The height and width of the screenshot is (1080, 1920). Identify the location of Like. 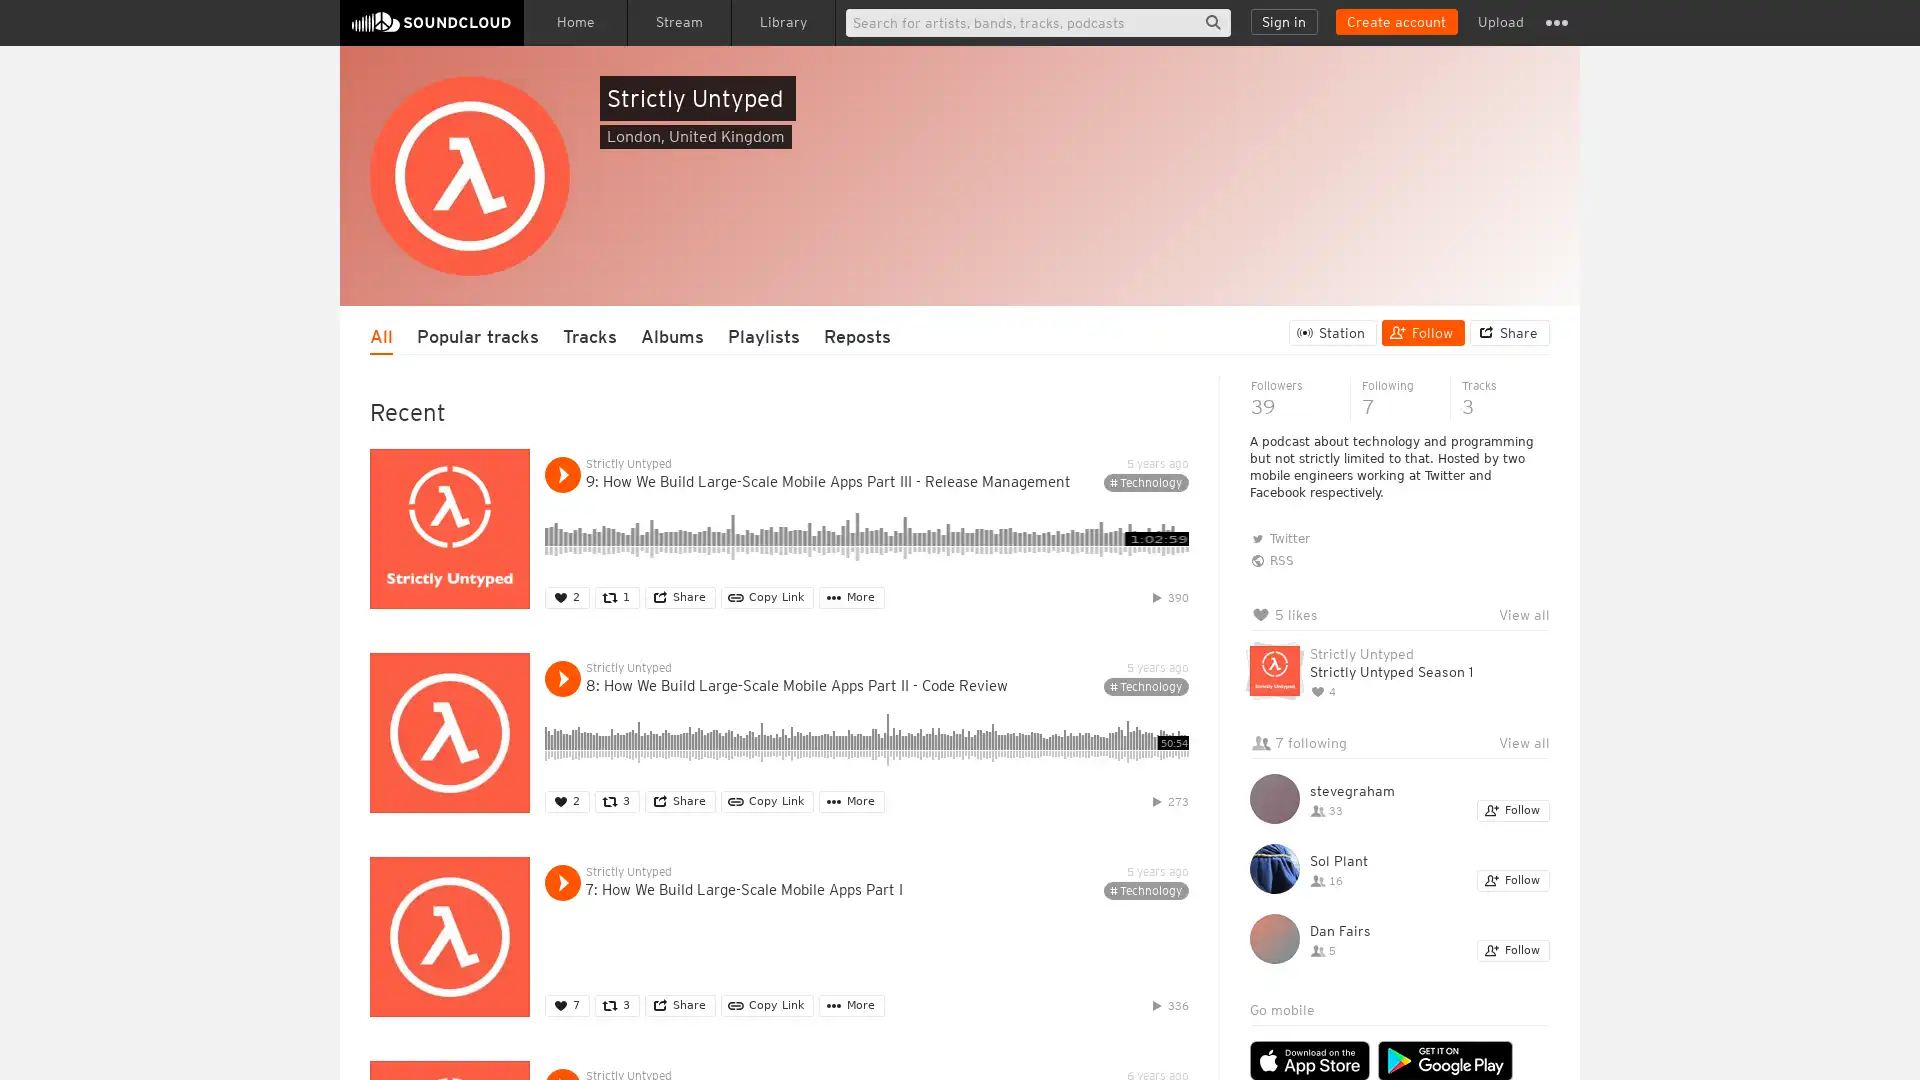
(566, 596).